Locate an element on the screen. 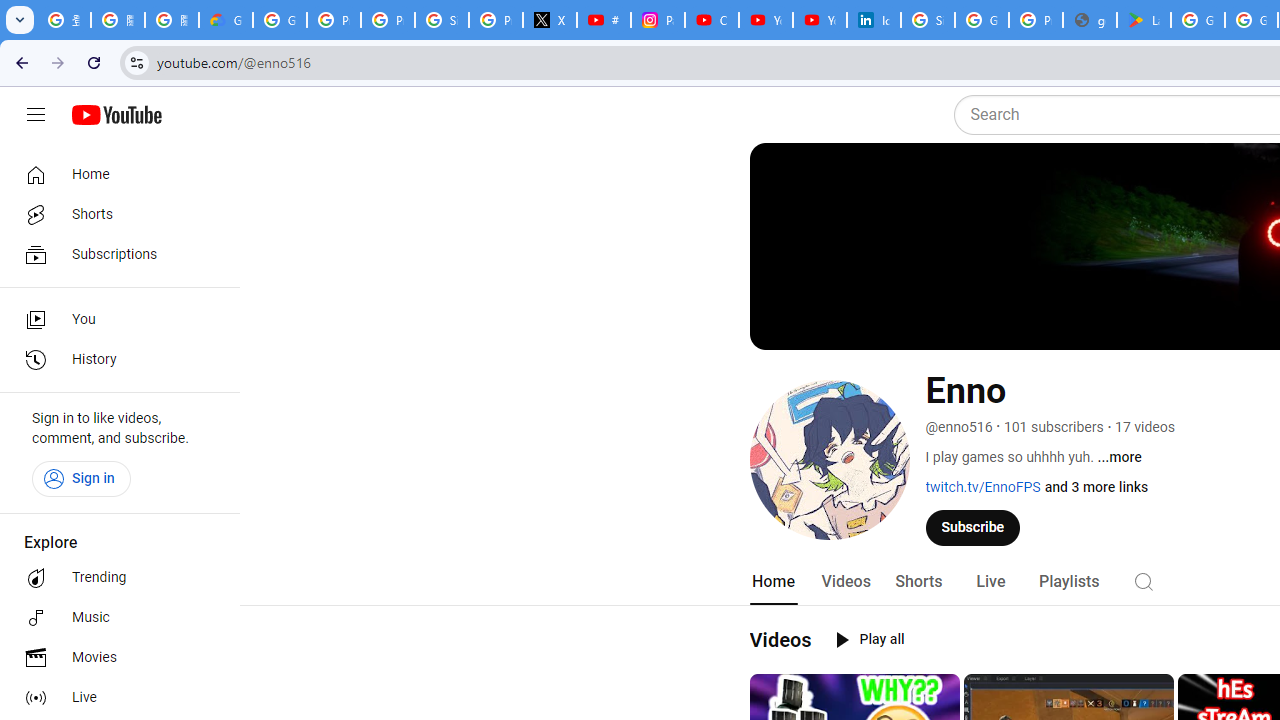 The width and height of the screenshot is (1280, 720). 'google_privacy_policy_en.pdf' is located at coordinates (1088, 20).